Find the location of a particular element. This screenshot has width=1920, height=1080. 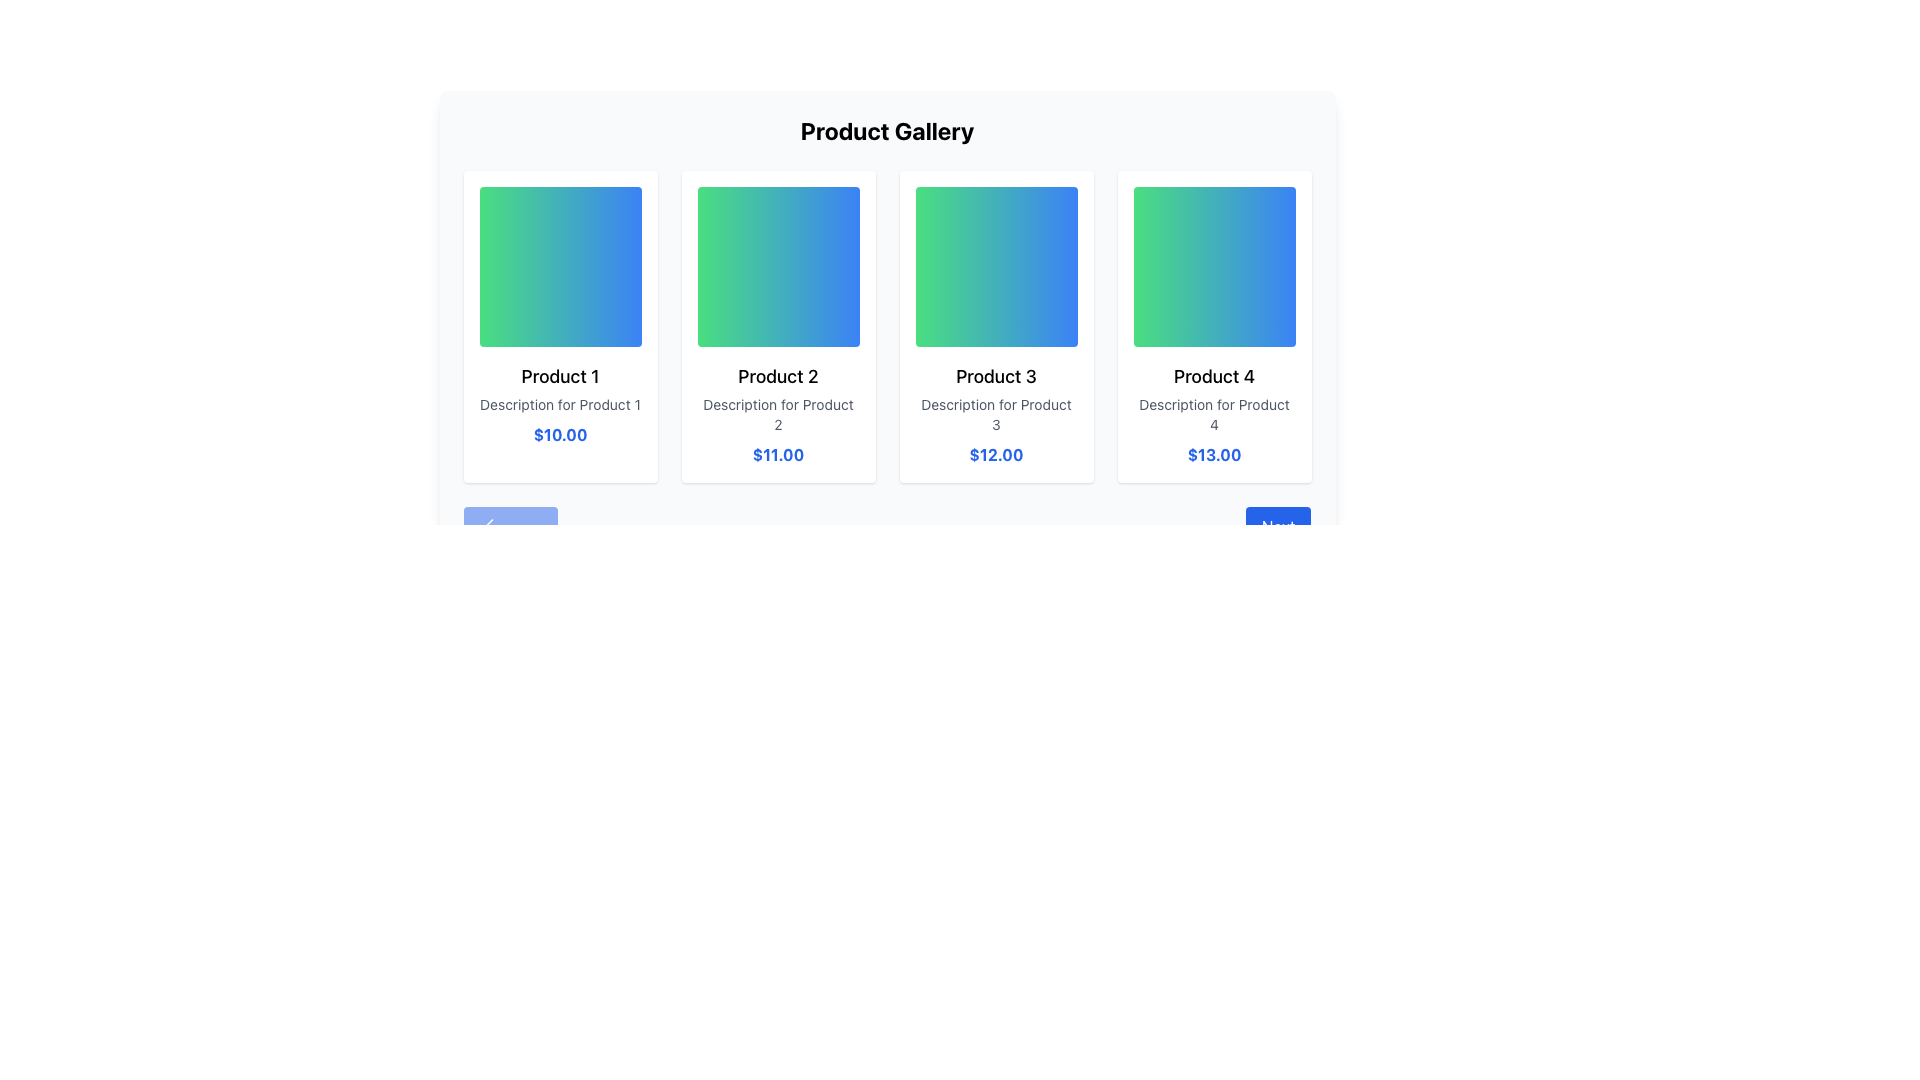

the Display card for 'Product 2', which shows its title, description, and price. This card is the second in a grid layout of product cards is located at coordinates (777, 326).